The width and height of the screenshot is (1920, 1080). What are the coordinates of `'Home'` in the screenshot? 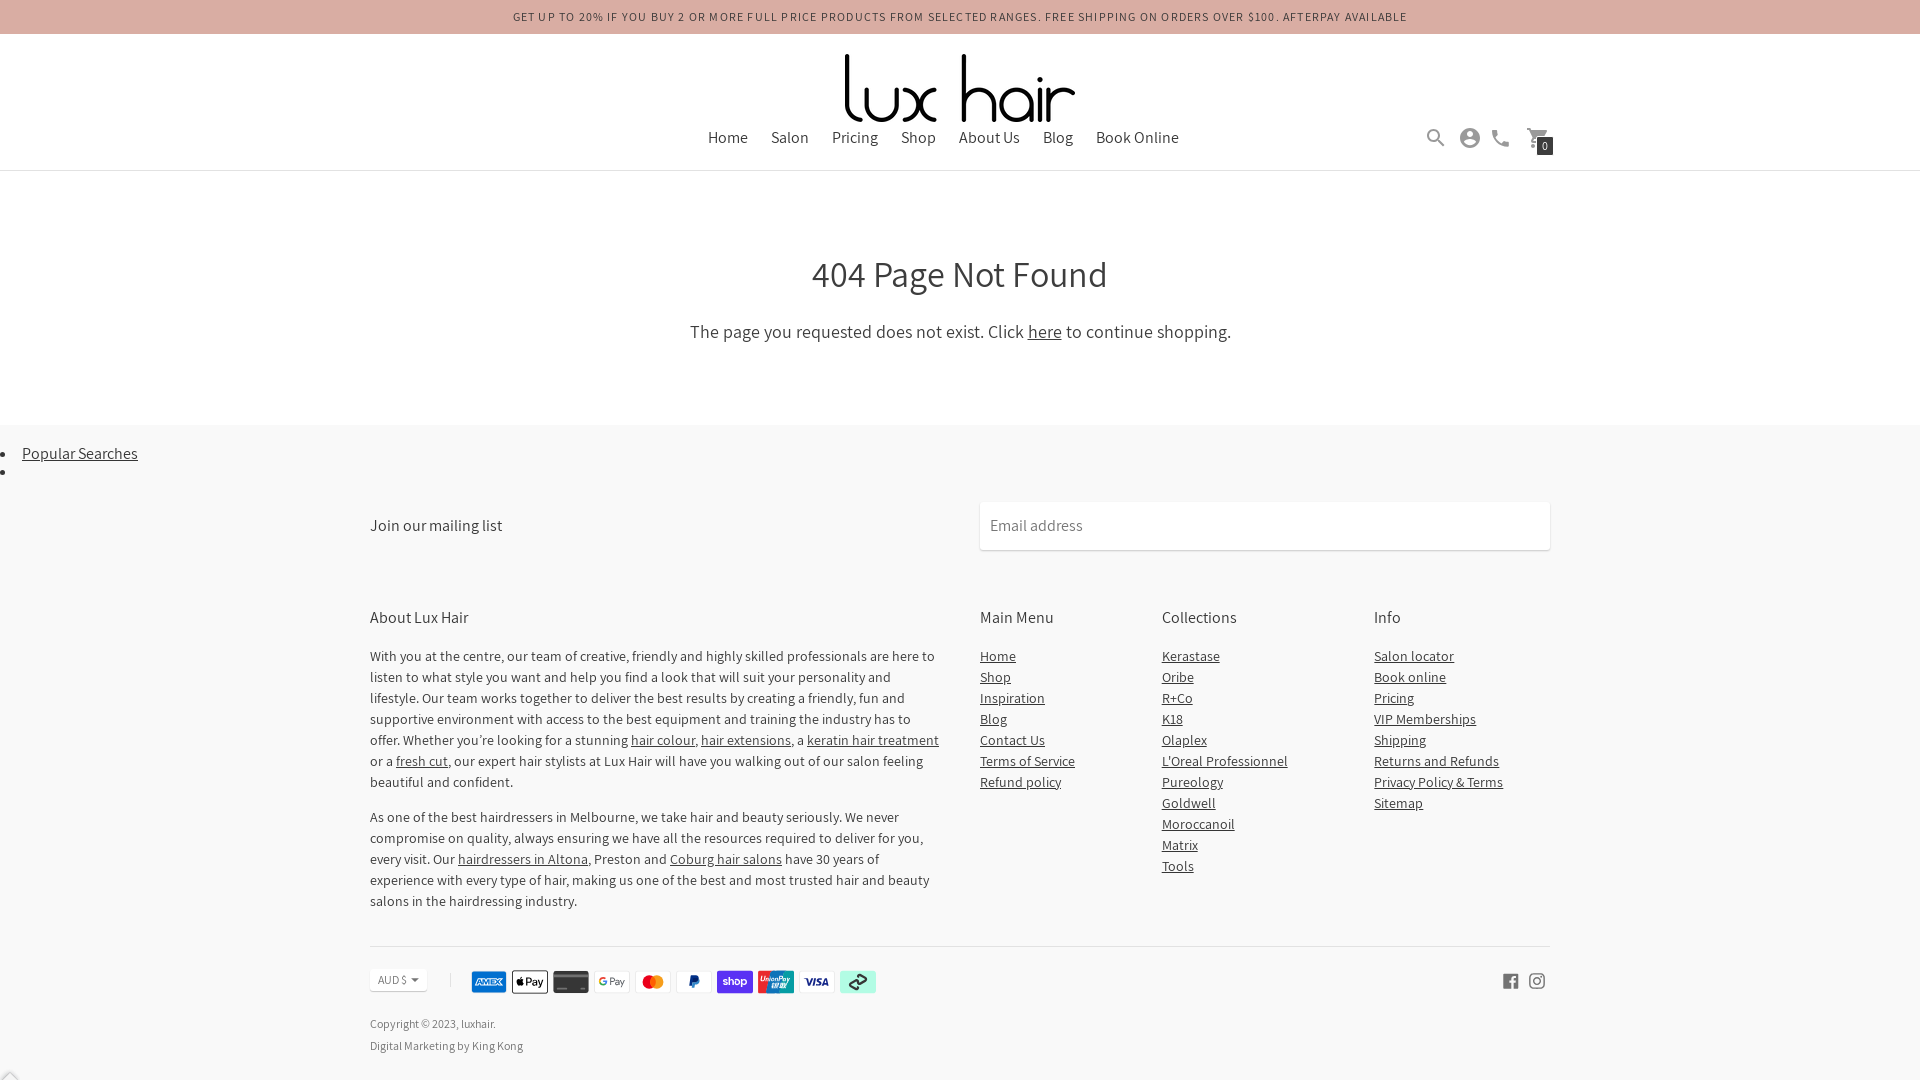 It's located at (998, 655).